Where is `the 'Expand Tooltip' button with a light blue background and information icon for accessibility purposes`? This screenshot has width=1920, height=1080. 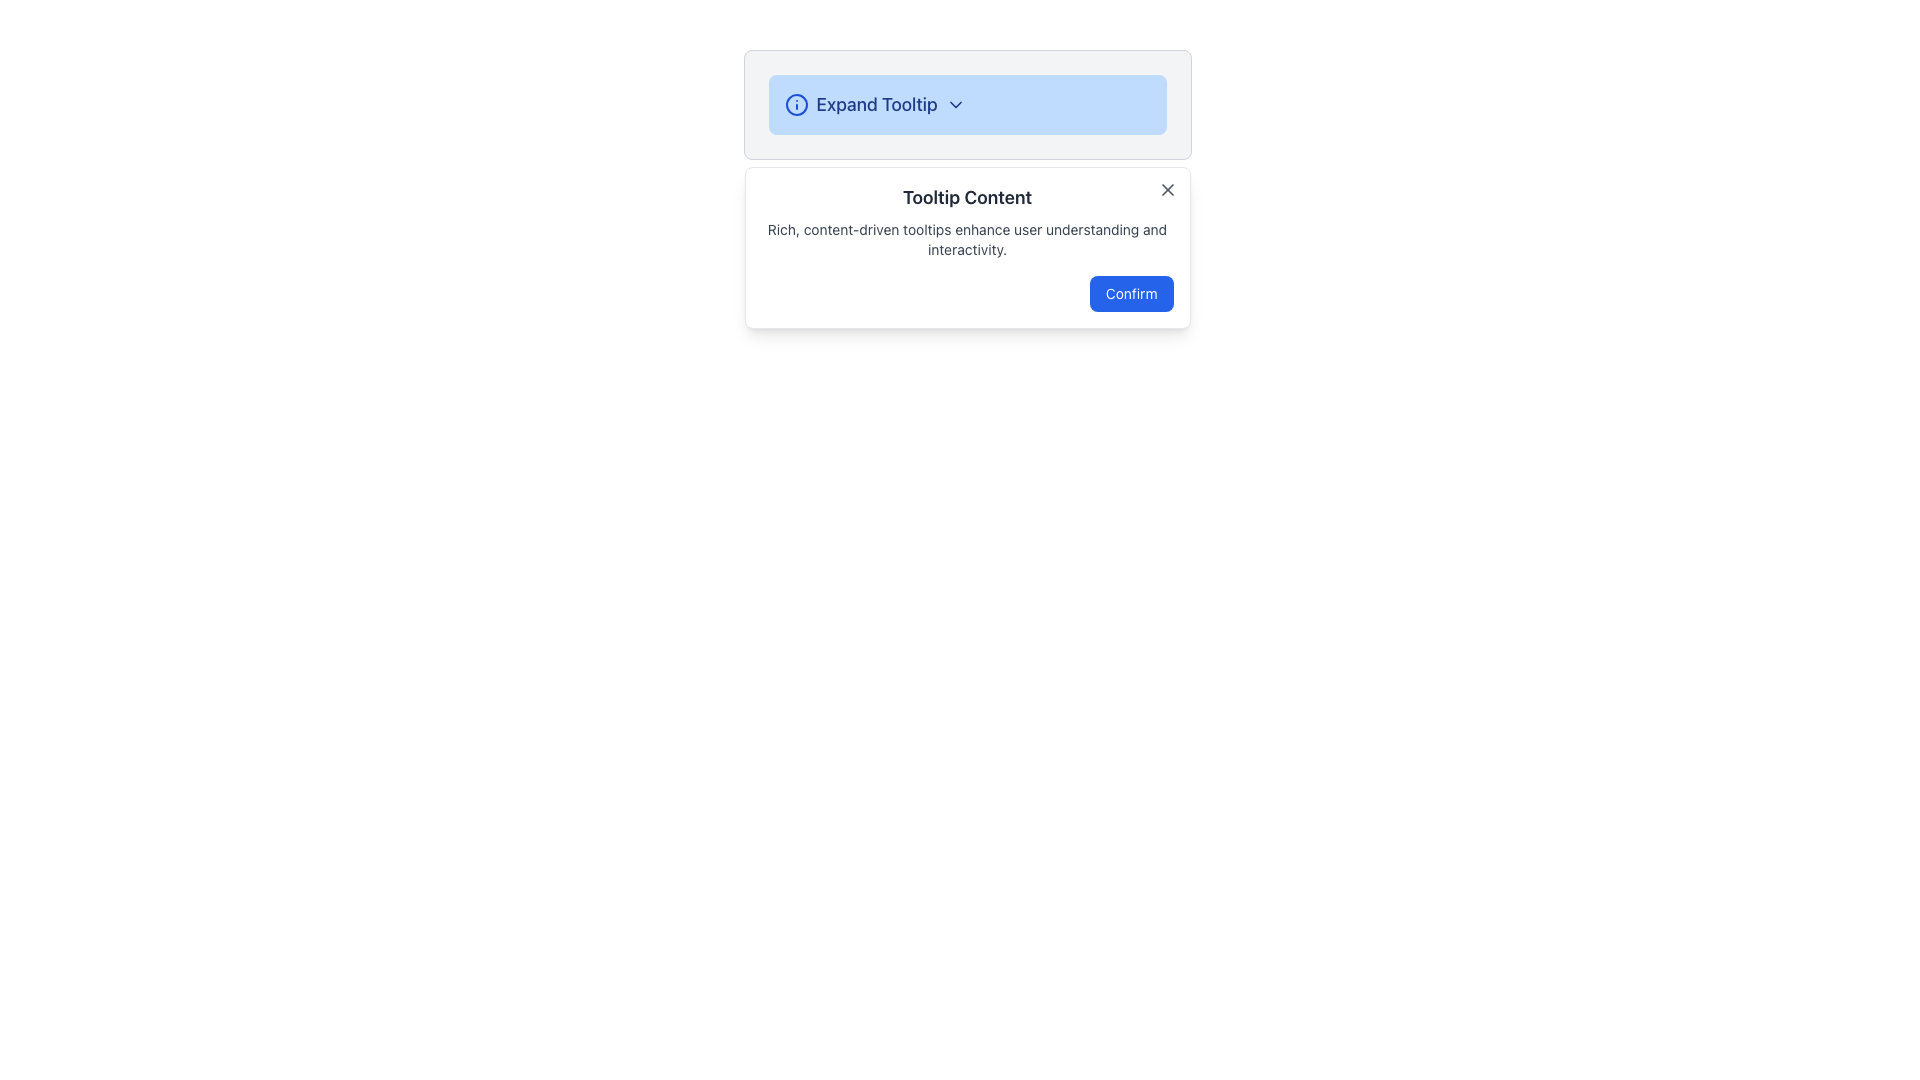 the 'Expand Tooltip' button with a light blue background and information icon for accessibility purposes is located at coordinates (967, 104).